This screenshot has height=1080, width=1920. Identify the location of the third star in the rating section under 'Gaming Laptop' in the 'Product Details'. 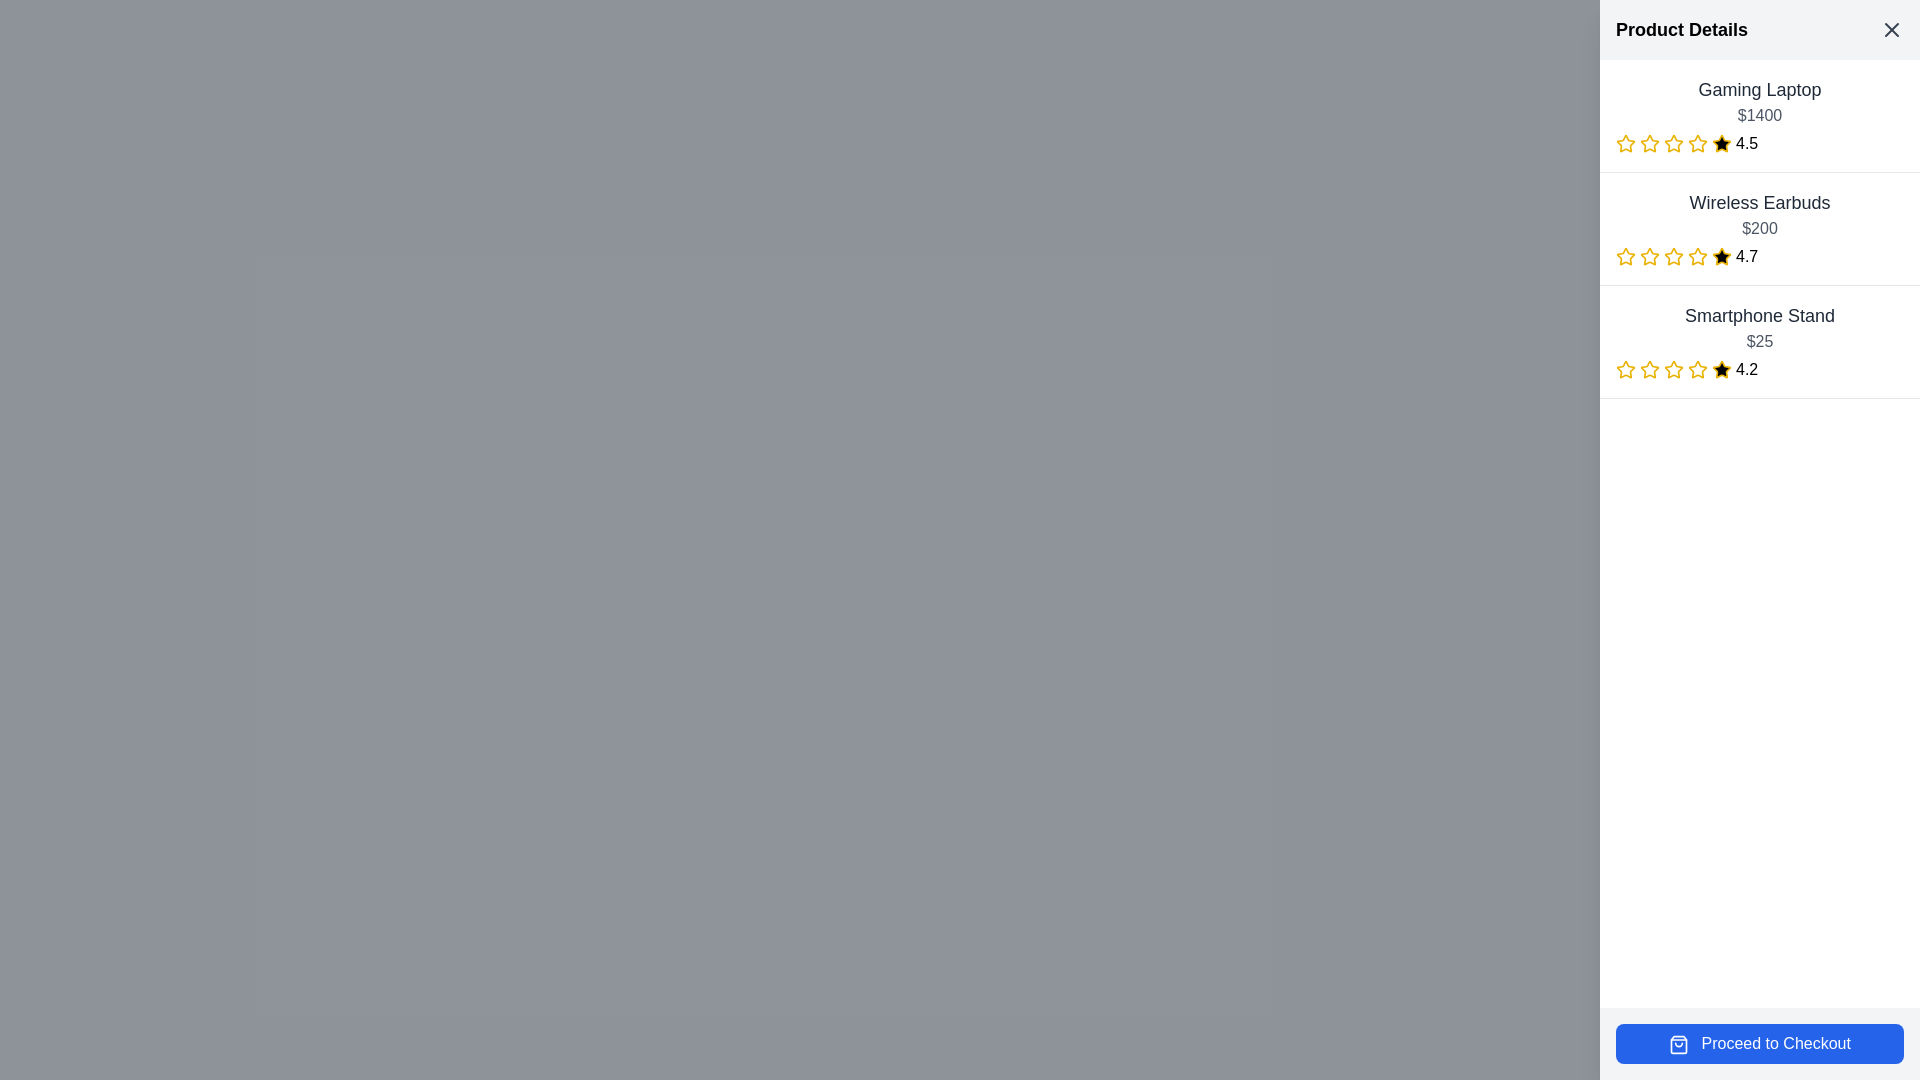
(1697, 142).